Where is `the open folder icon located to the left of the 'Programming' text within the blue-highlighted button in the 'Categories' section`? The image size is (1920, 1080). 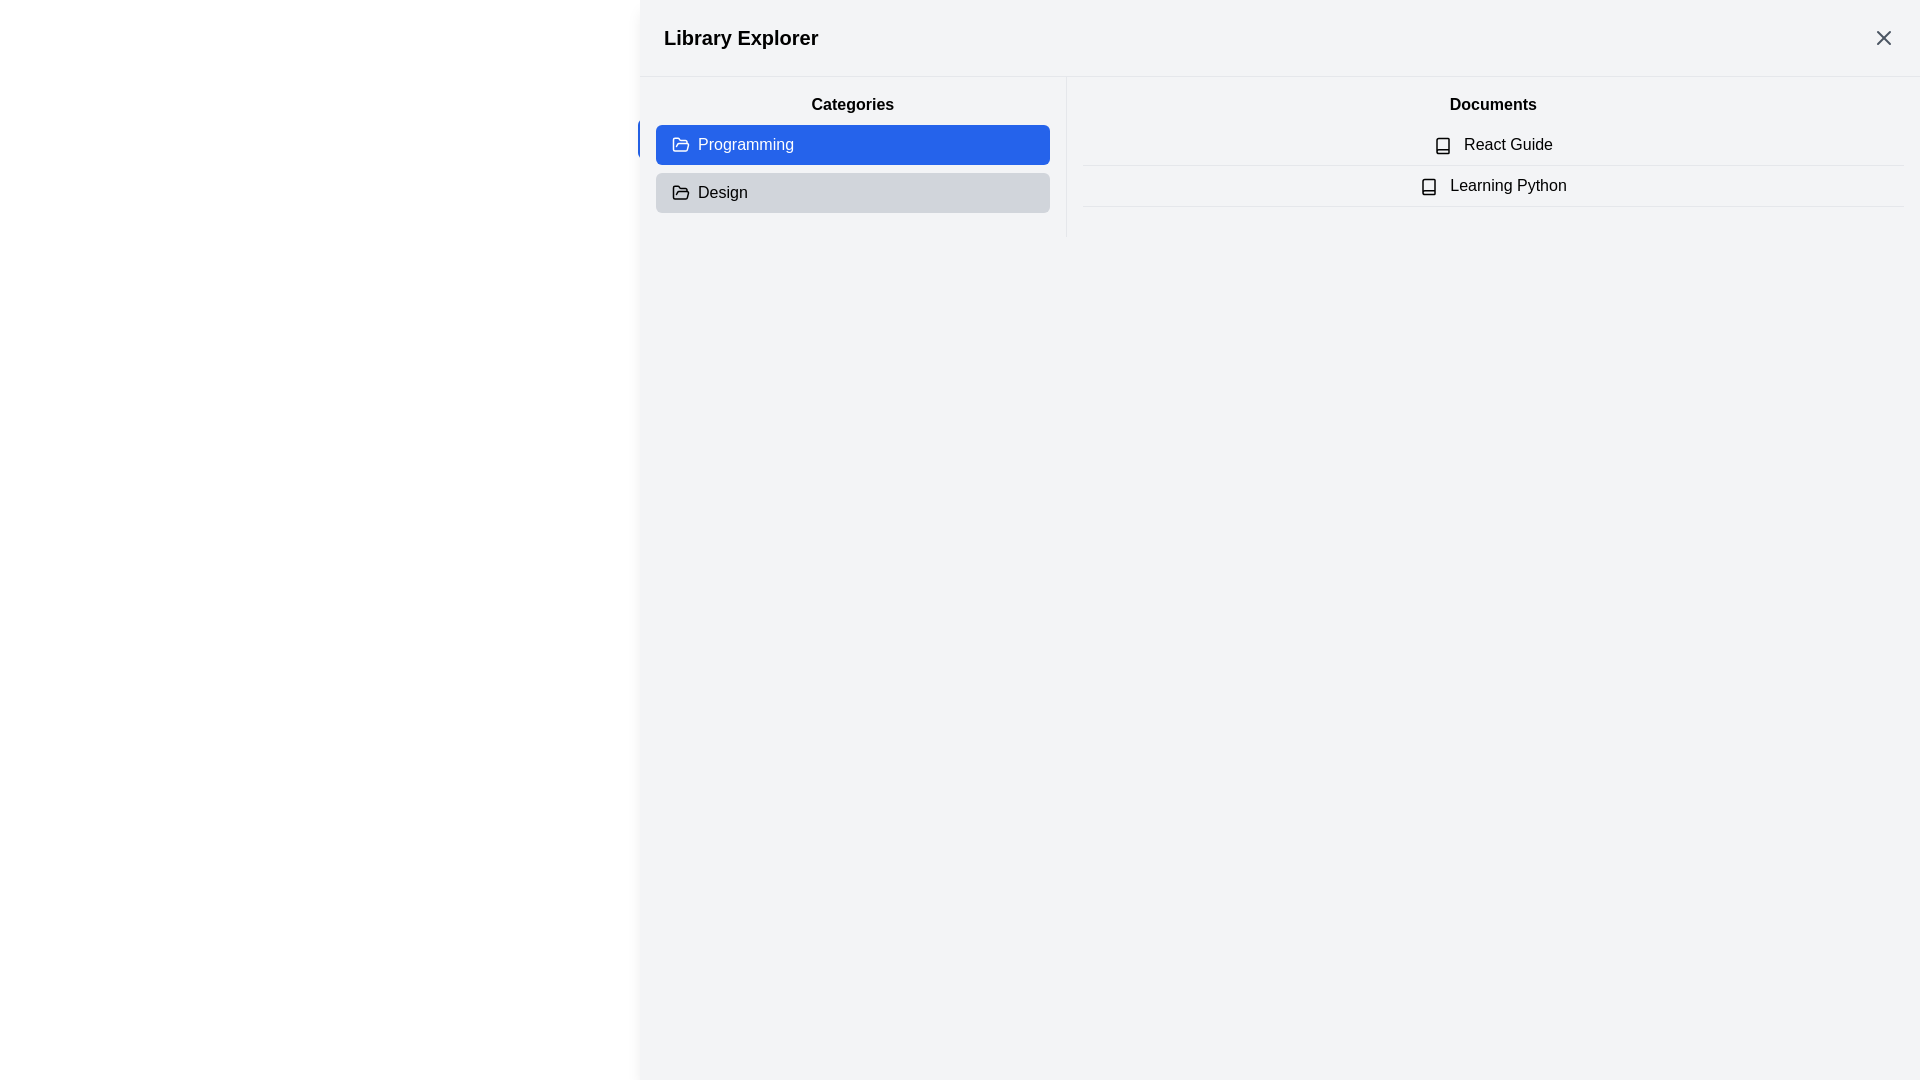
the open folder icon located to the left of the 'Programming' text within the blue-highlighted button in the 'Categories' section is located at coordinates (681, 144).